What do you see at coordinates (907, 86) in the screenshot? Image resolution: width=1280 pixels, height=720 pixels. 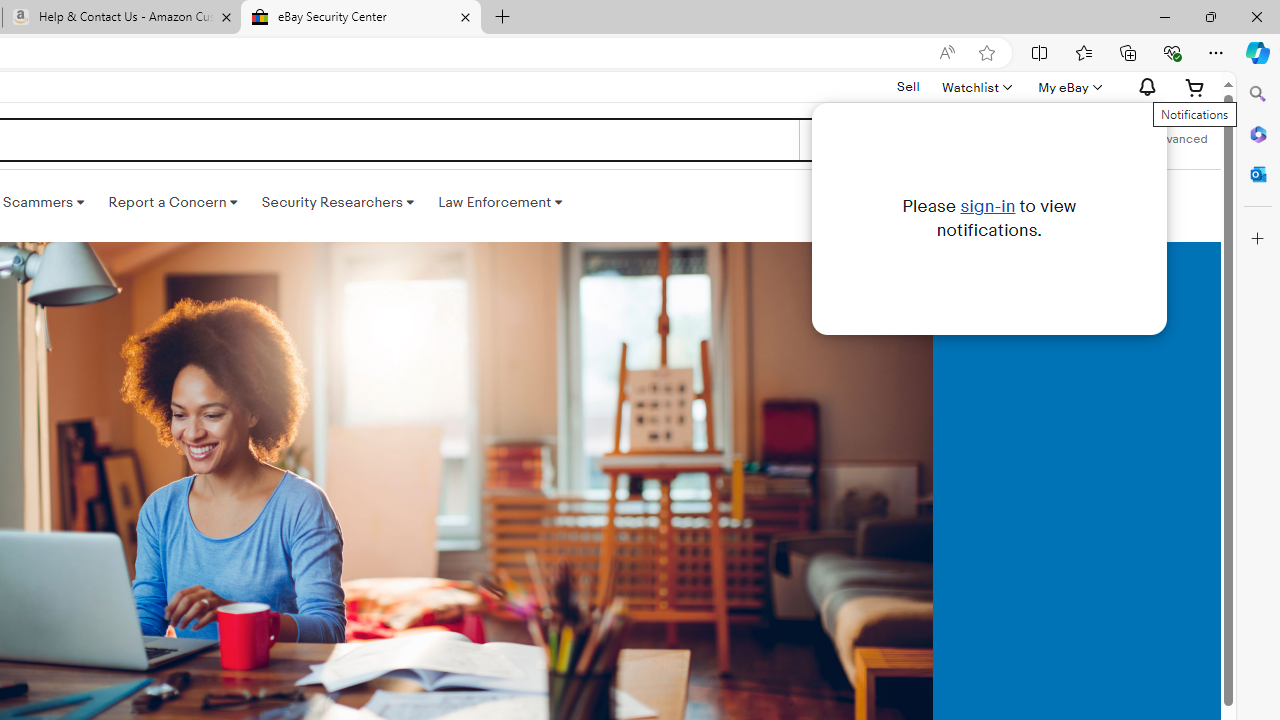 I see `'Sell'` at bounding box center [907, 86].